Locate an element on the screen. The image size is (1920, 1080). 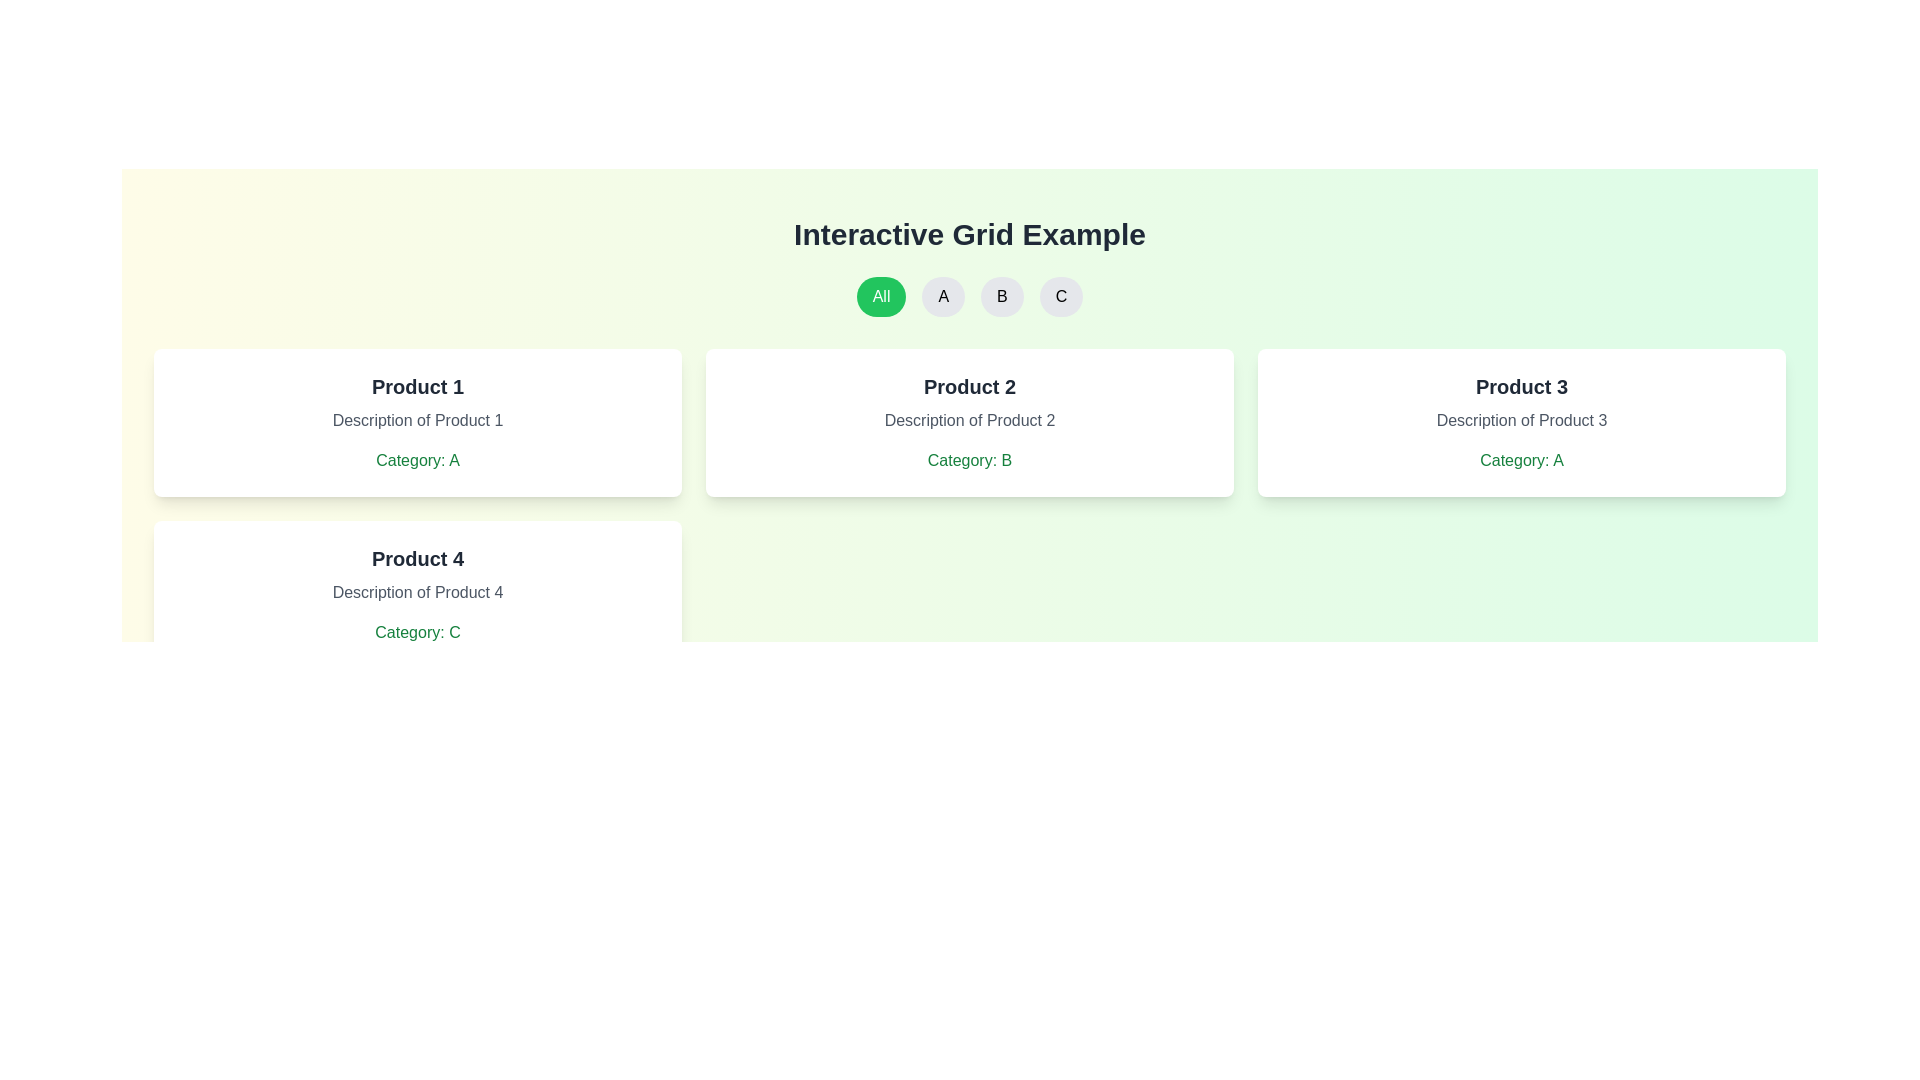
the surrounding context is located at coordinates (416, 593).